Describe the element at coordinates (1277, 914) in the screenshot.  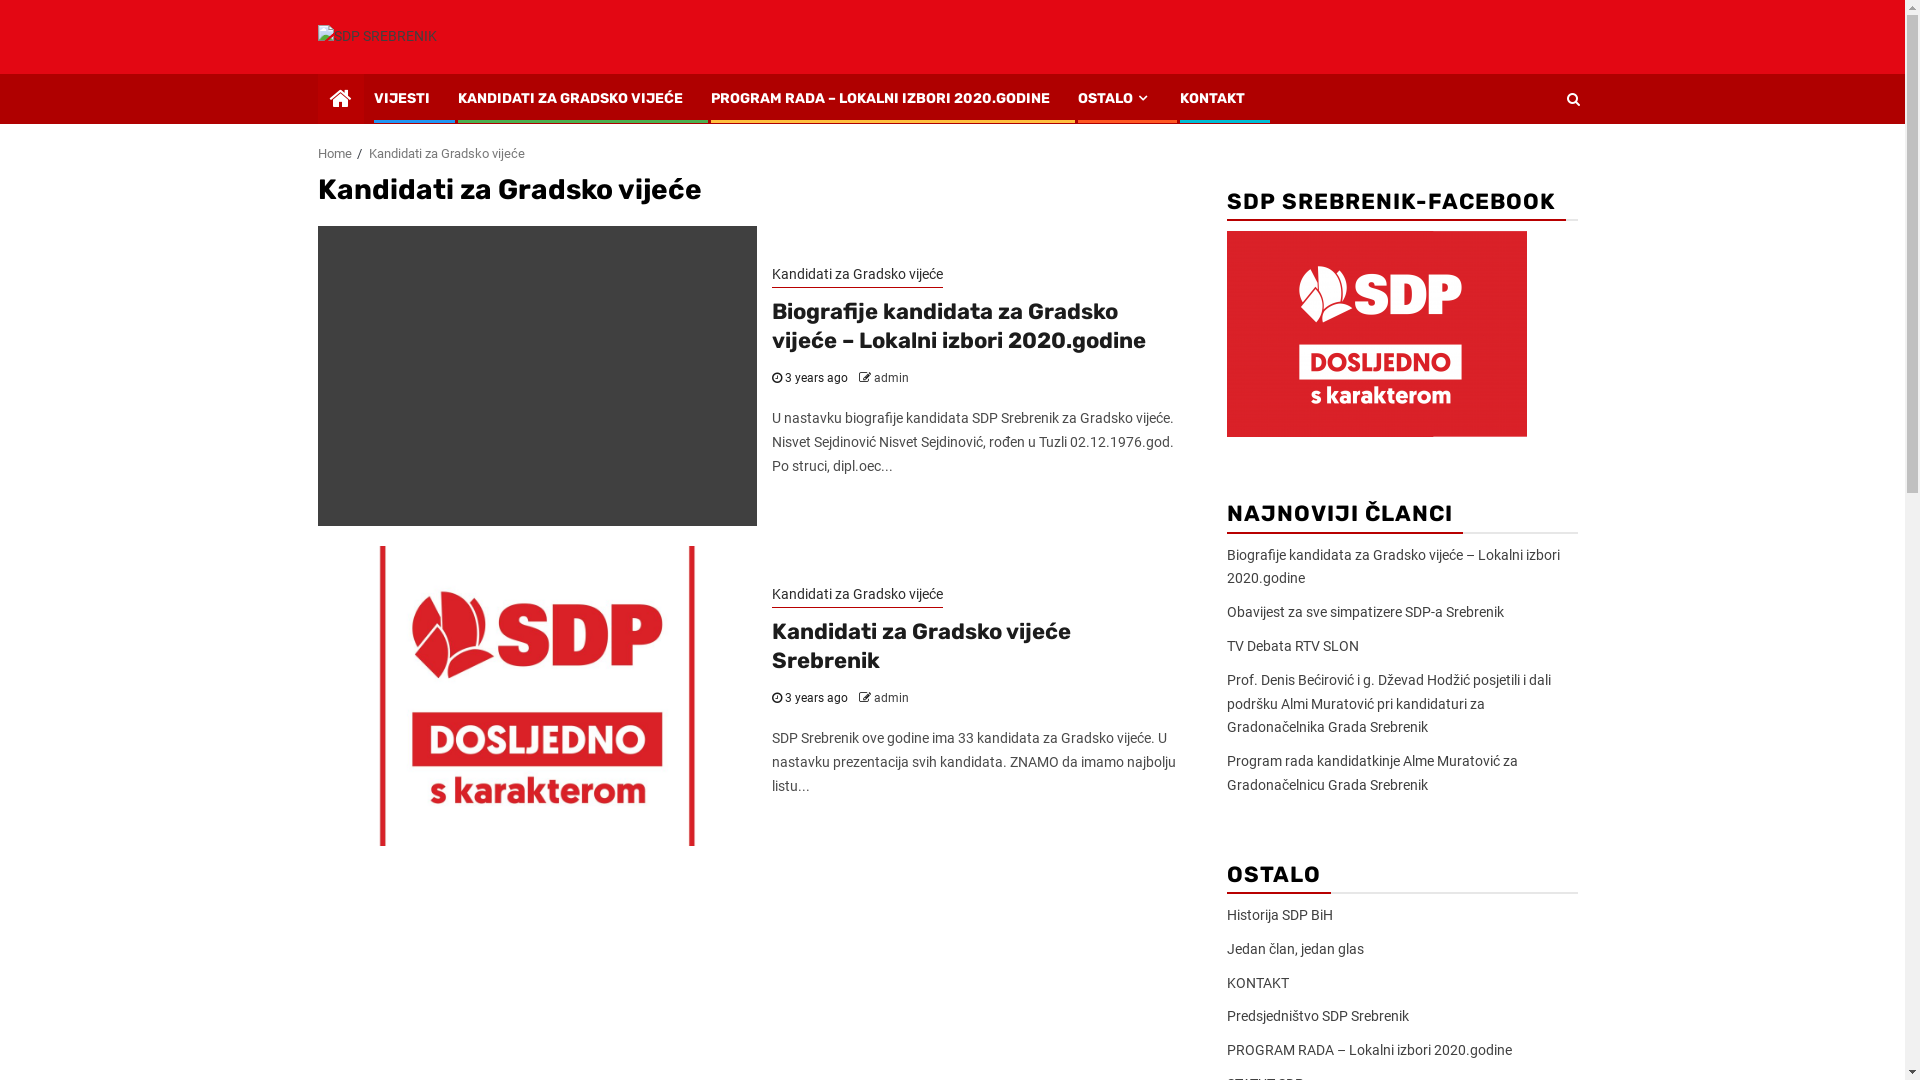
I see `'Historija SDP BiH'` at that location.